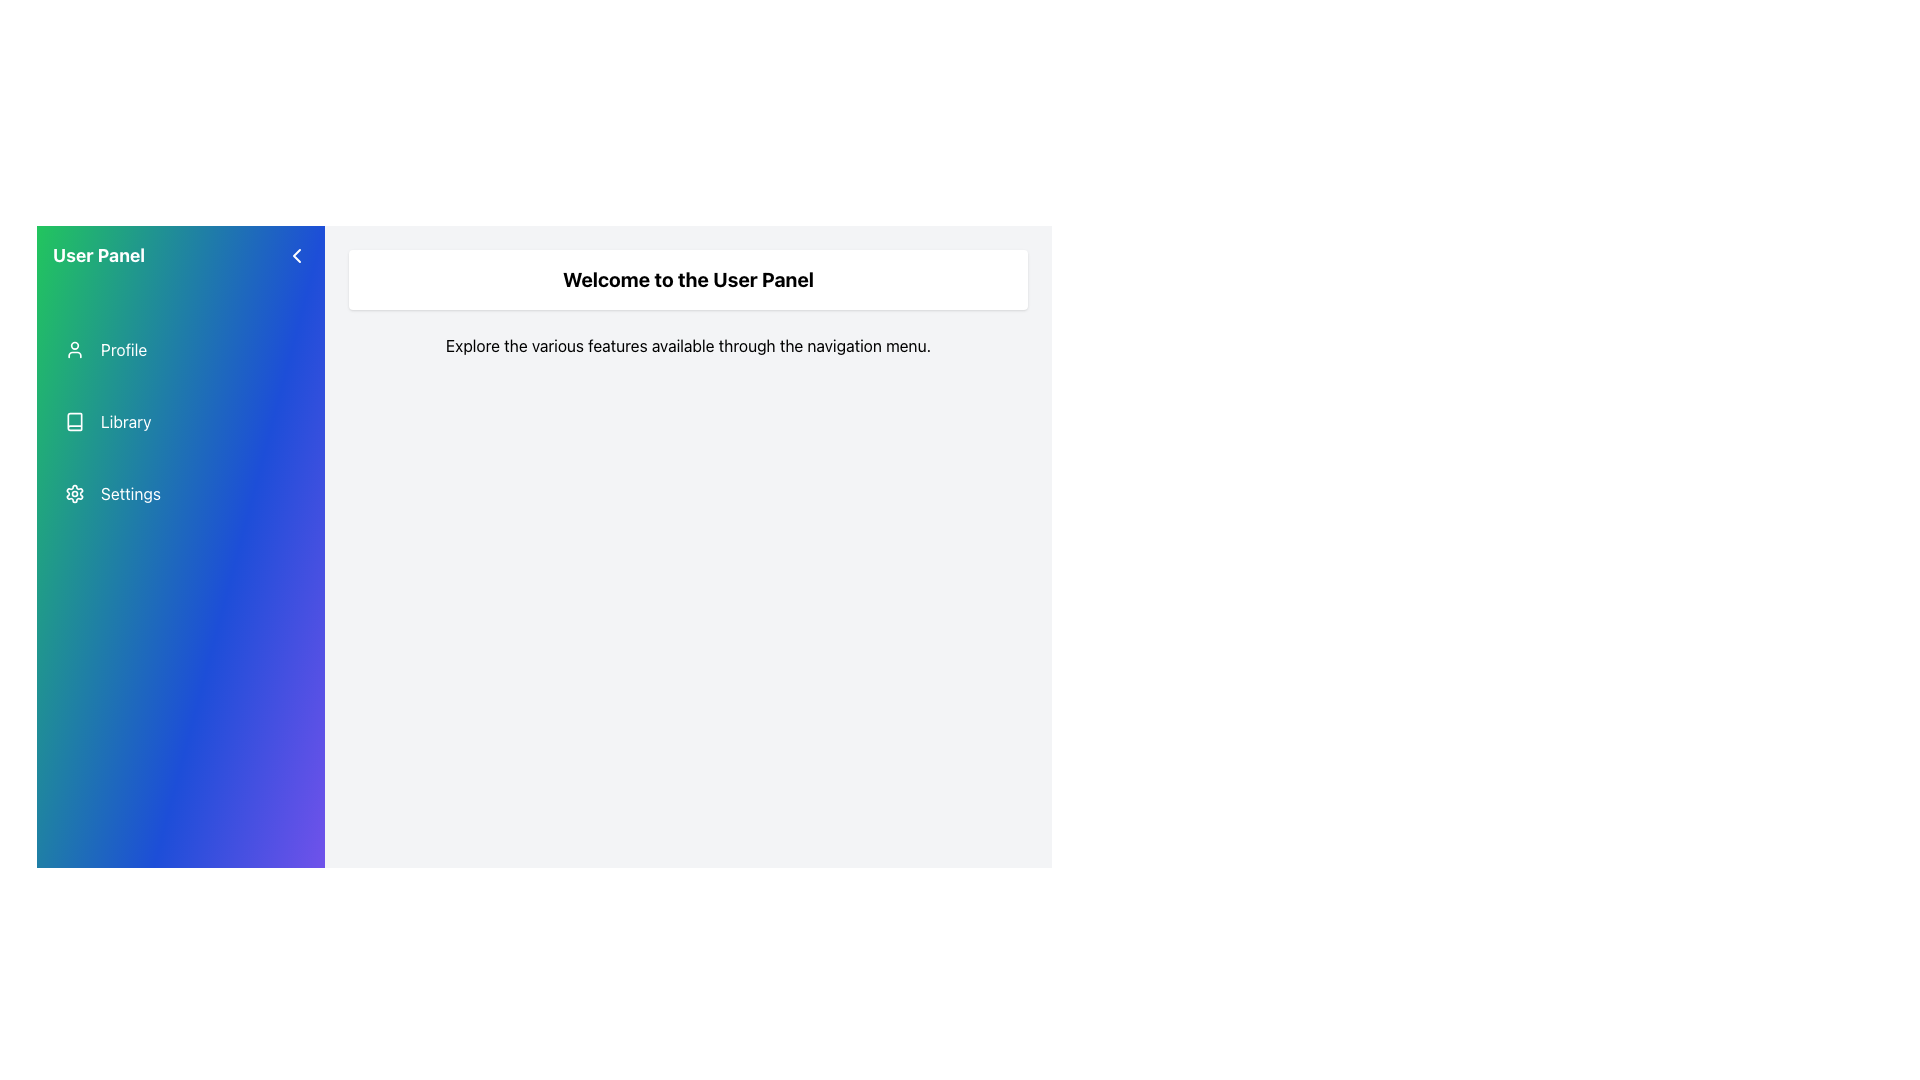 The width and height of the screenshot is (1920, 1080). What do you see at coordinates (181, 401) in the screenshot?
I see `the 'Library' navigation menu item in the User Panel side panel` at bounding box center [181, 401].